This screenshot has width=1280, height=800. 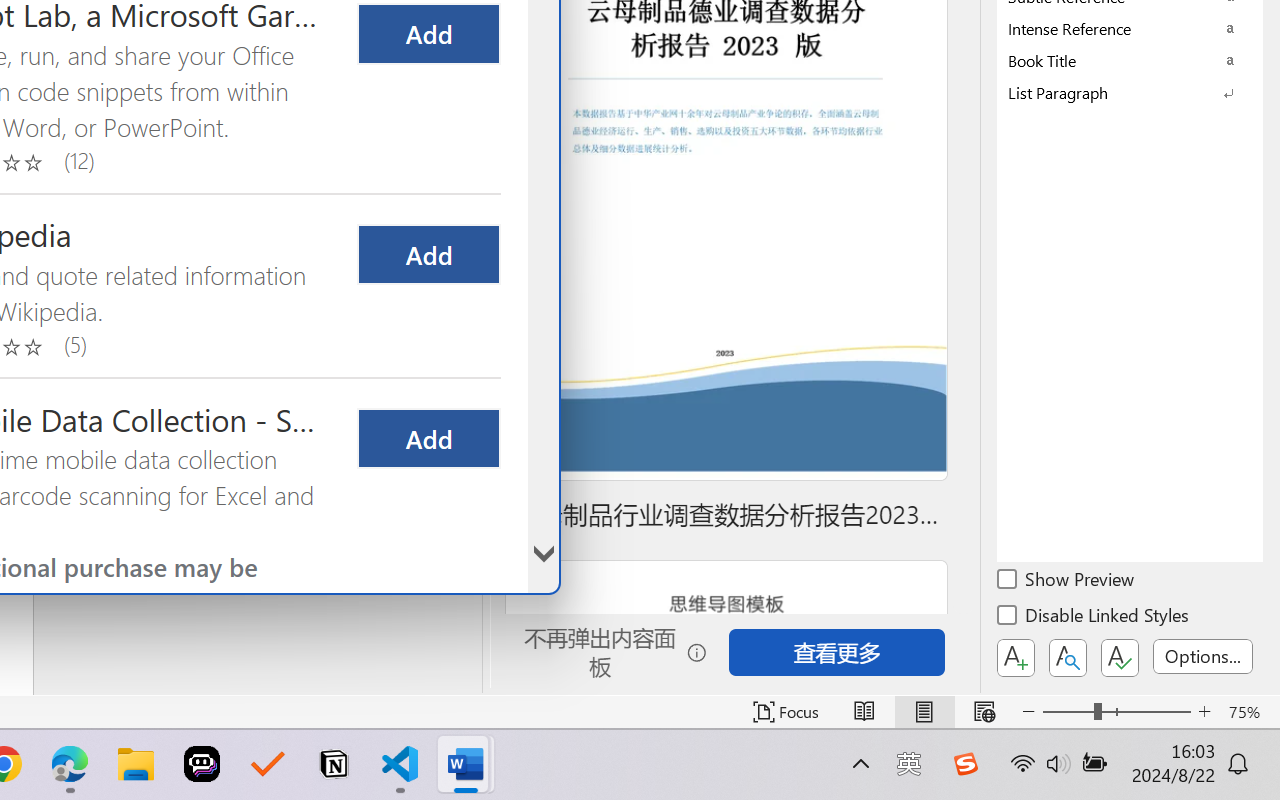 What do you see at coordinates (1120, 657) in the screenshot?
I see `'Class: NetUIButton'` at bounding box center [1120, 657].